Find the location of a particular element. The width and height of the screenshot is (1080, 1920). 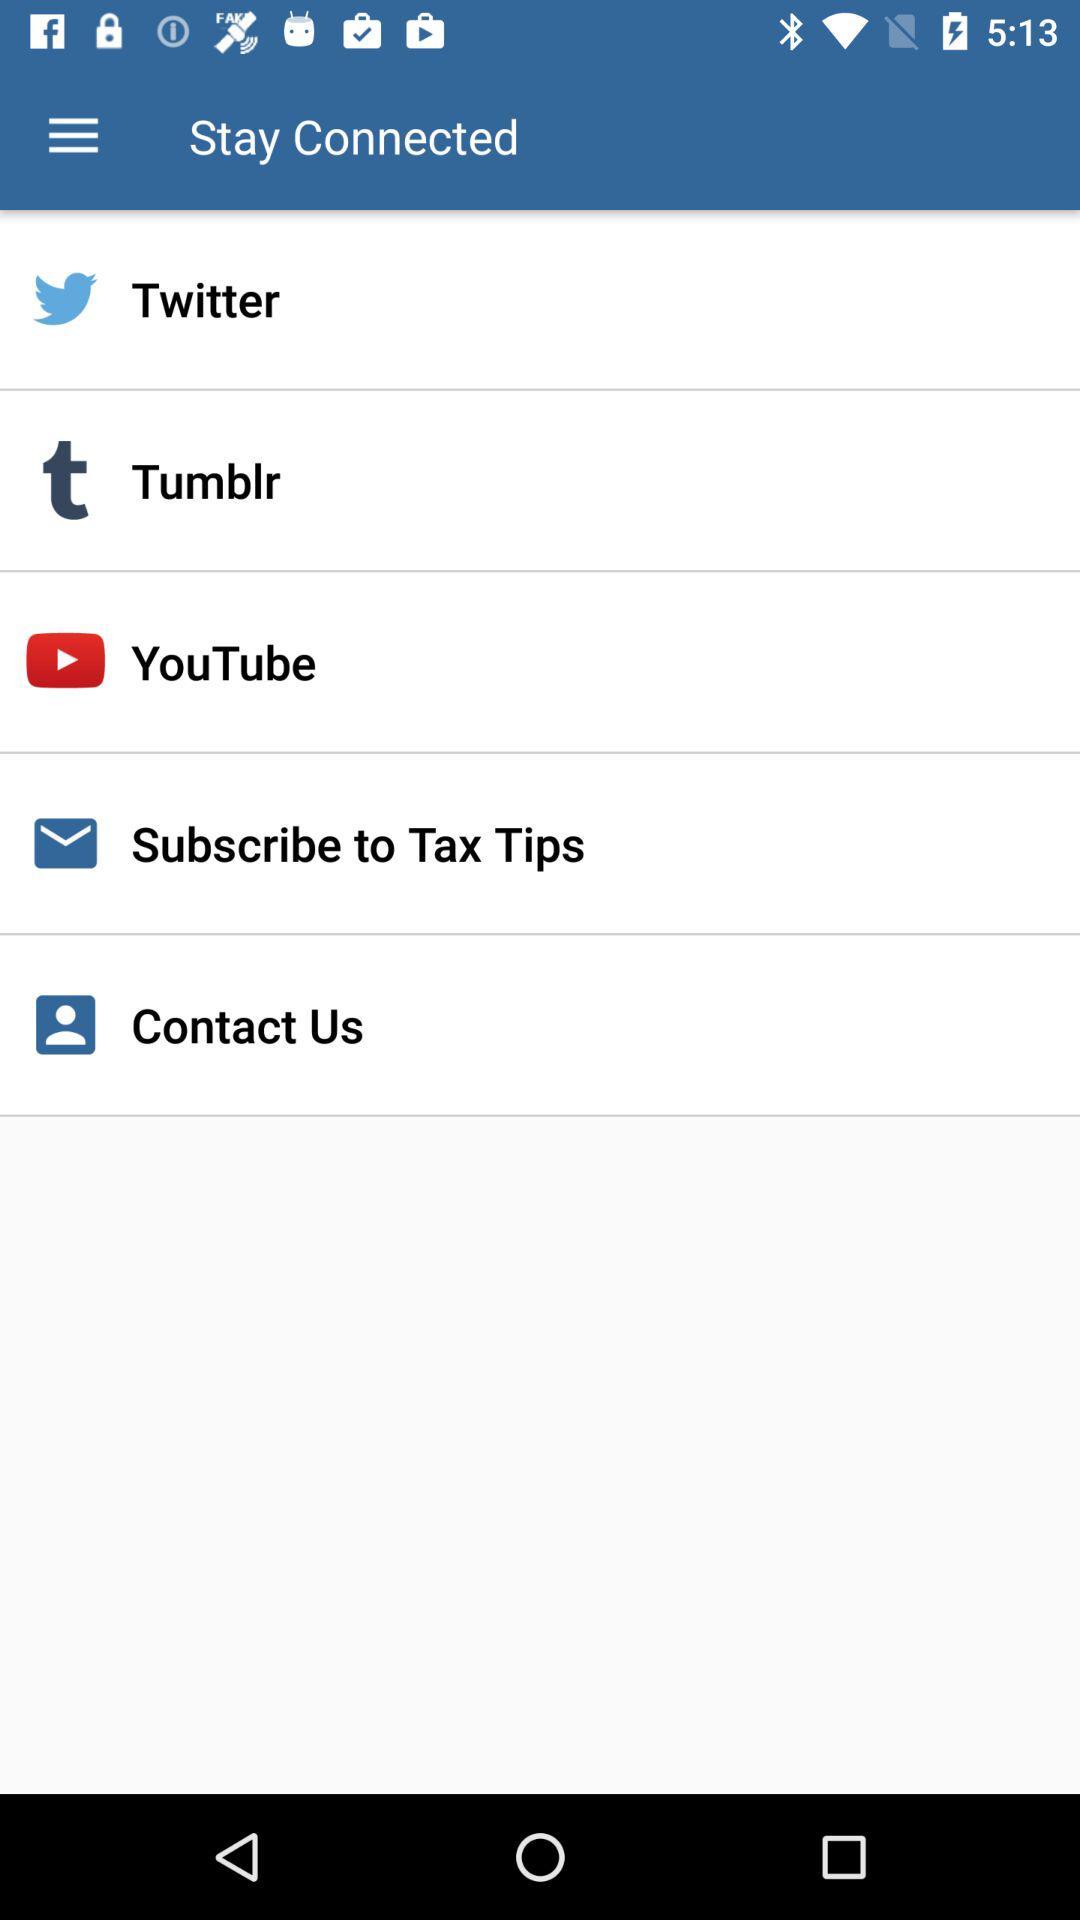

the tumblr is located at coordinates (540, 480).